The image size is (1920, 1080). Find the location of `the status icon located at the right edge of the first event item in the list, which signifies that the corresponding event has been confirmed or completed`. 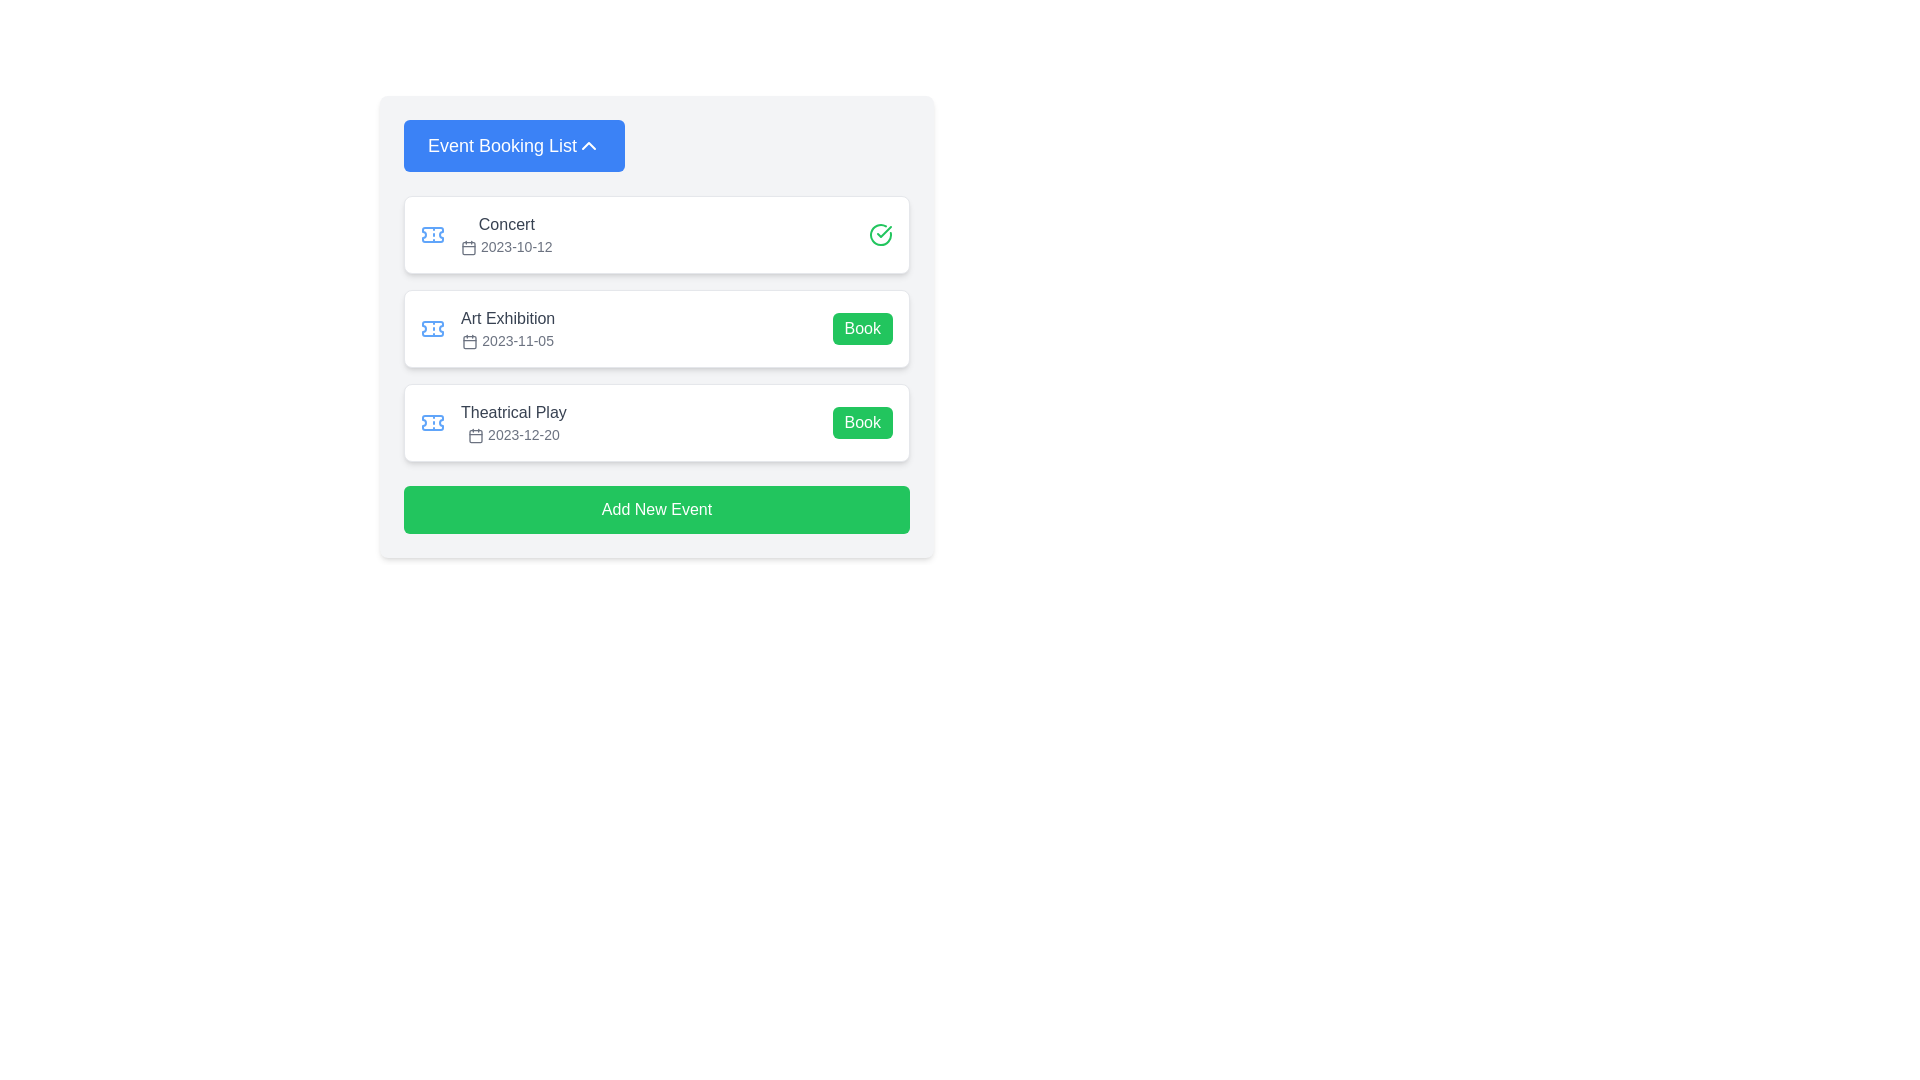

the status icon located at the right edge of the first event item in the list, which signifies that the corresponding event has been confirmed or completed is located at coordinates (880, 234).